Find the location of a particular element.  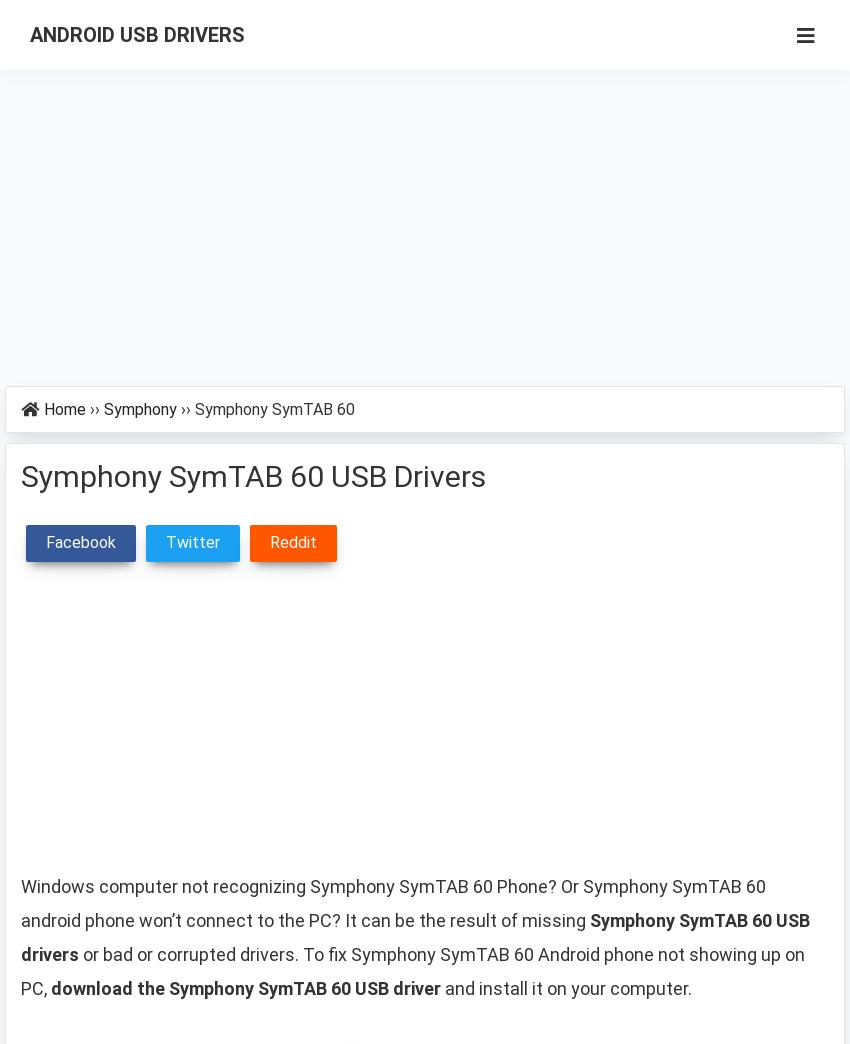

'and install it on your computer.' is located at coordinates (566, 988).